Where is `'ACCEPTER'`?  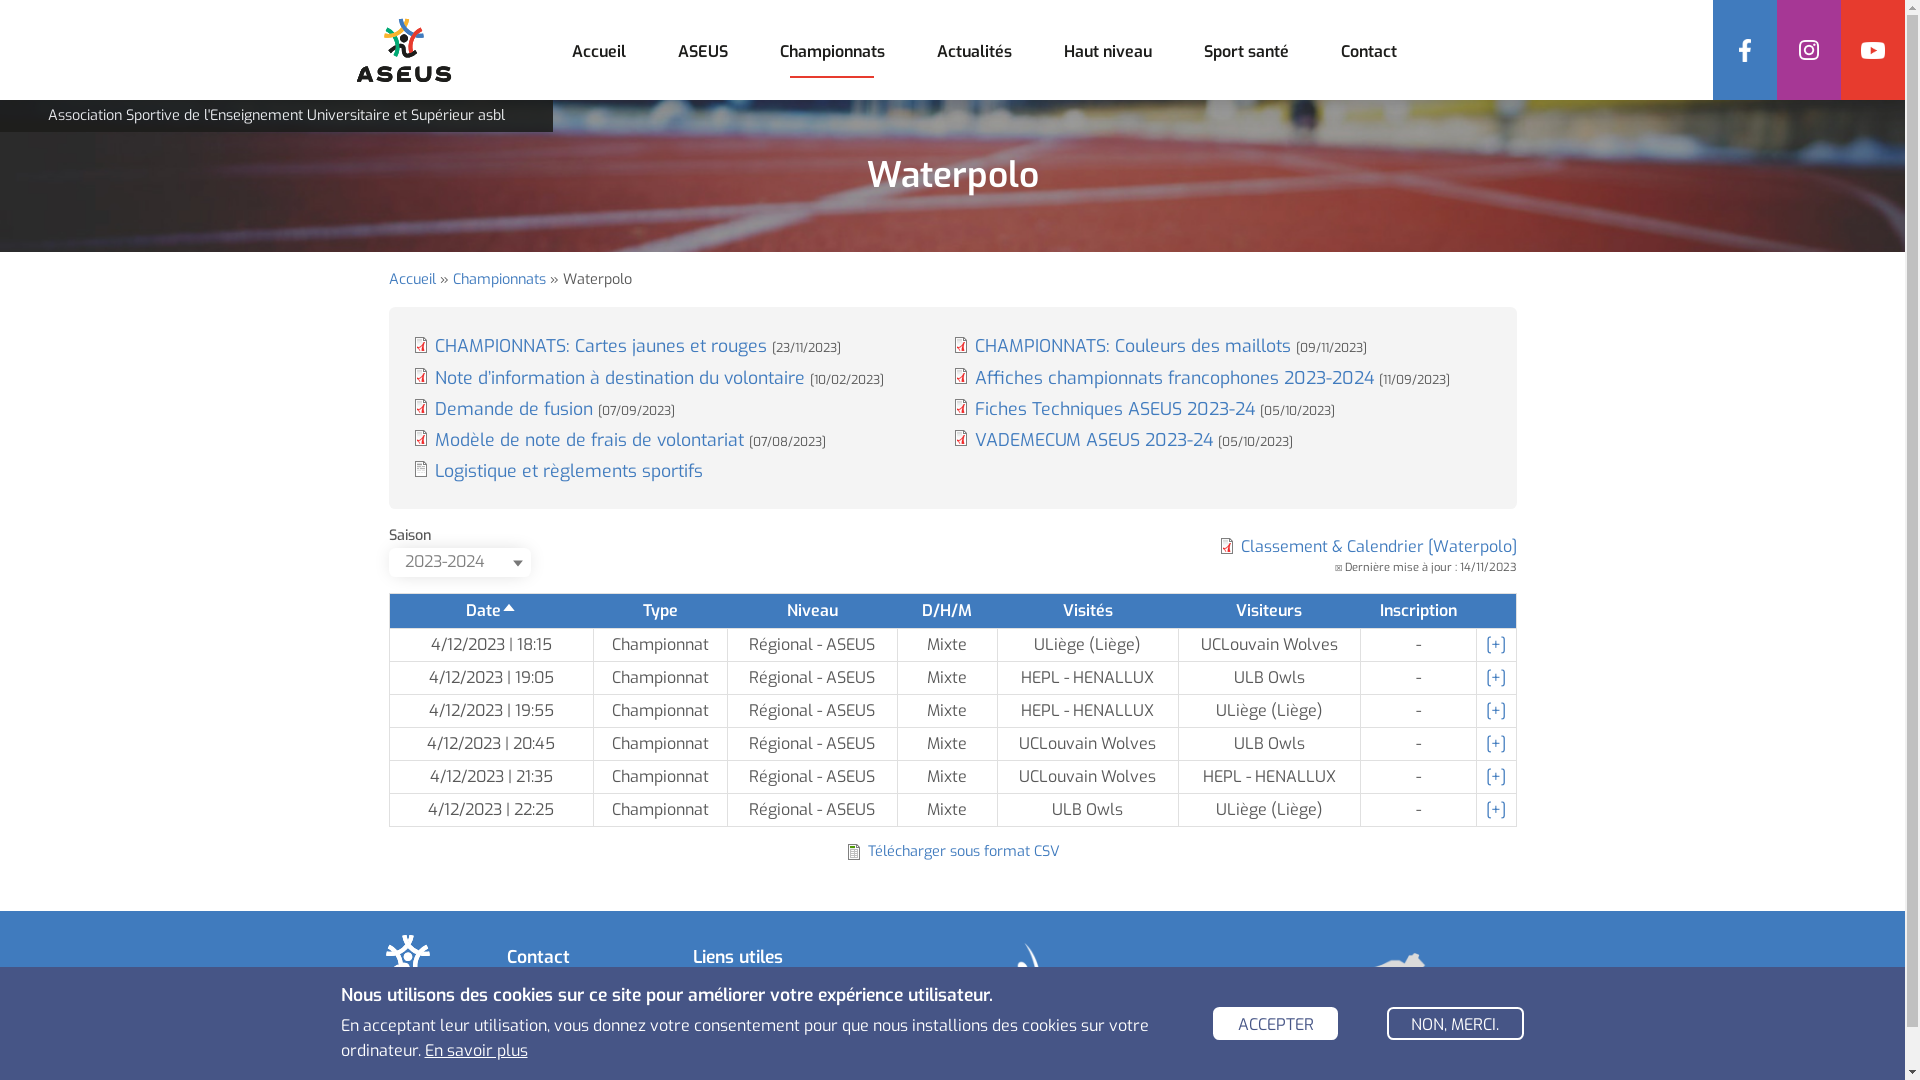 'ACCEPTER' is located at coordinates (1212, 1023).